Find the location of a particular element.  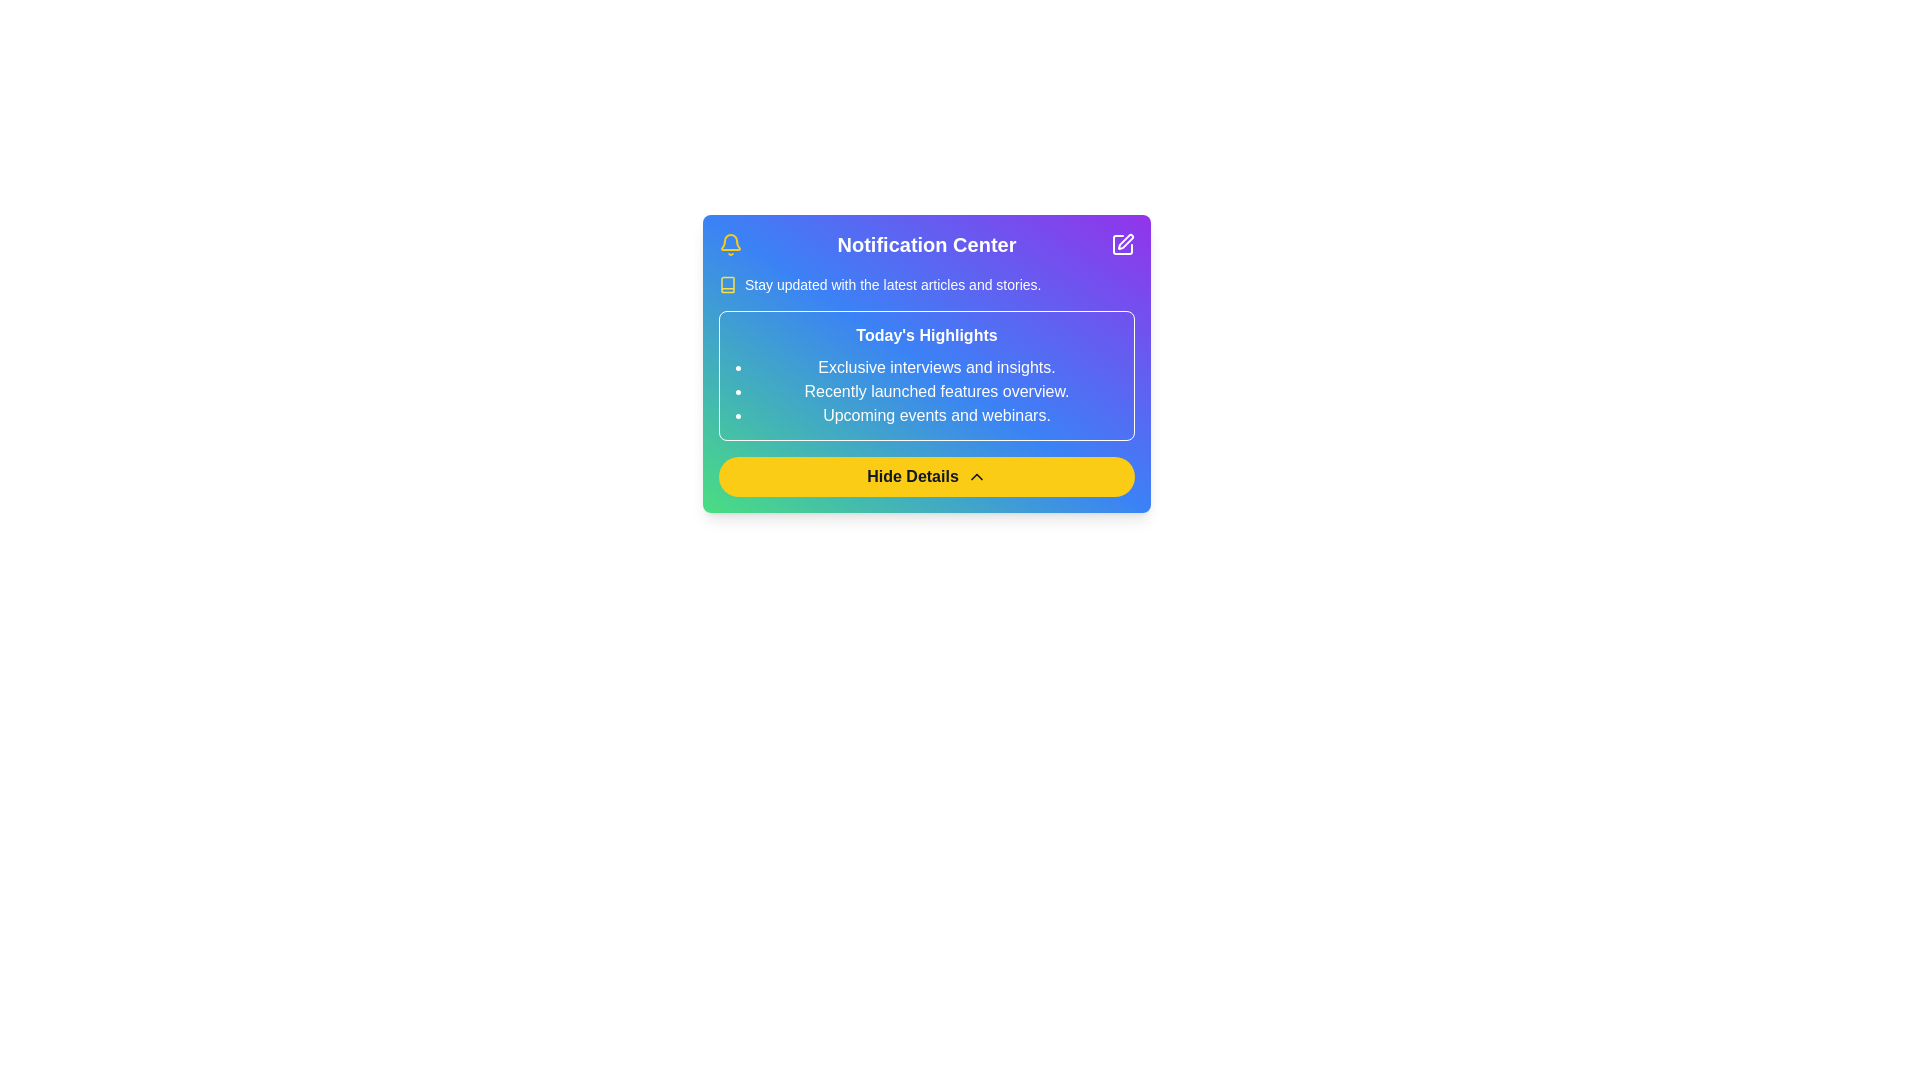

text label that displays 'Stay updated with the latest articles and stories.' located in the highlighted notification area is located at coordinates (892, 285).